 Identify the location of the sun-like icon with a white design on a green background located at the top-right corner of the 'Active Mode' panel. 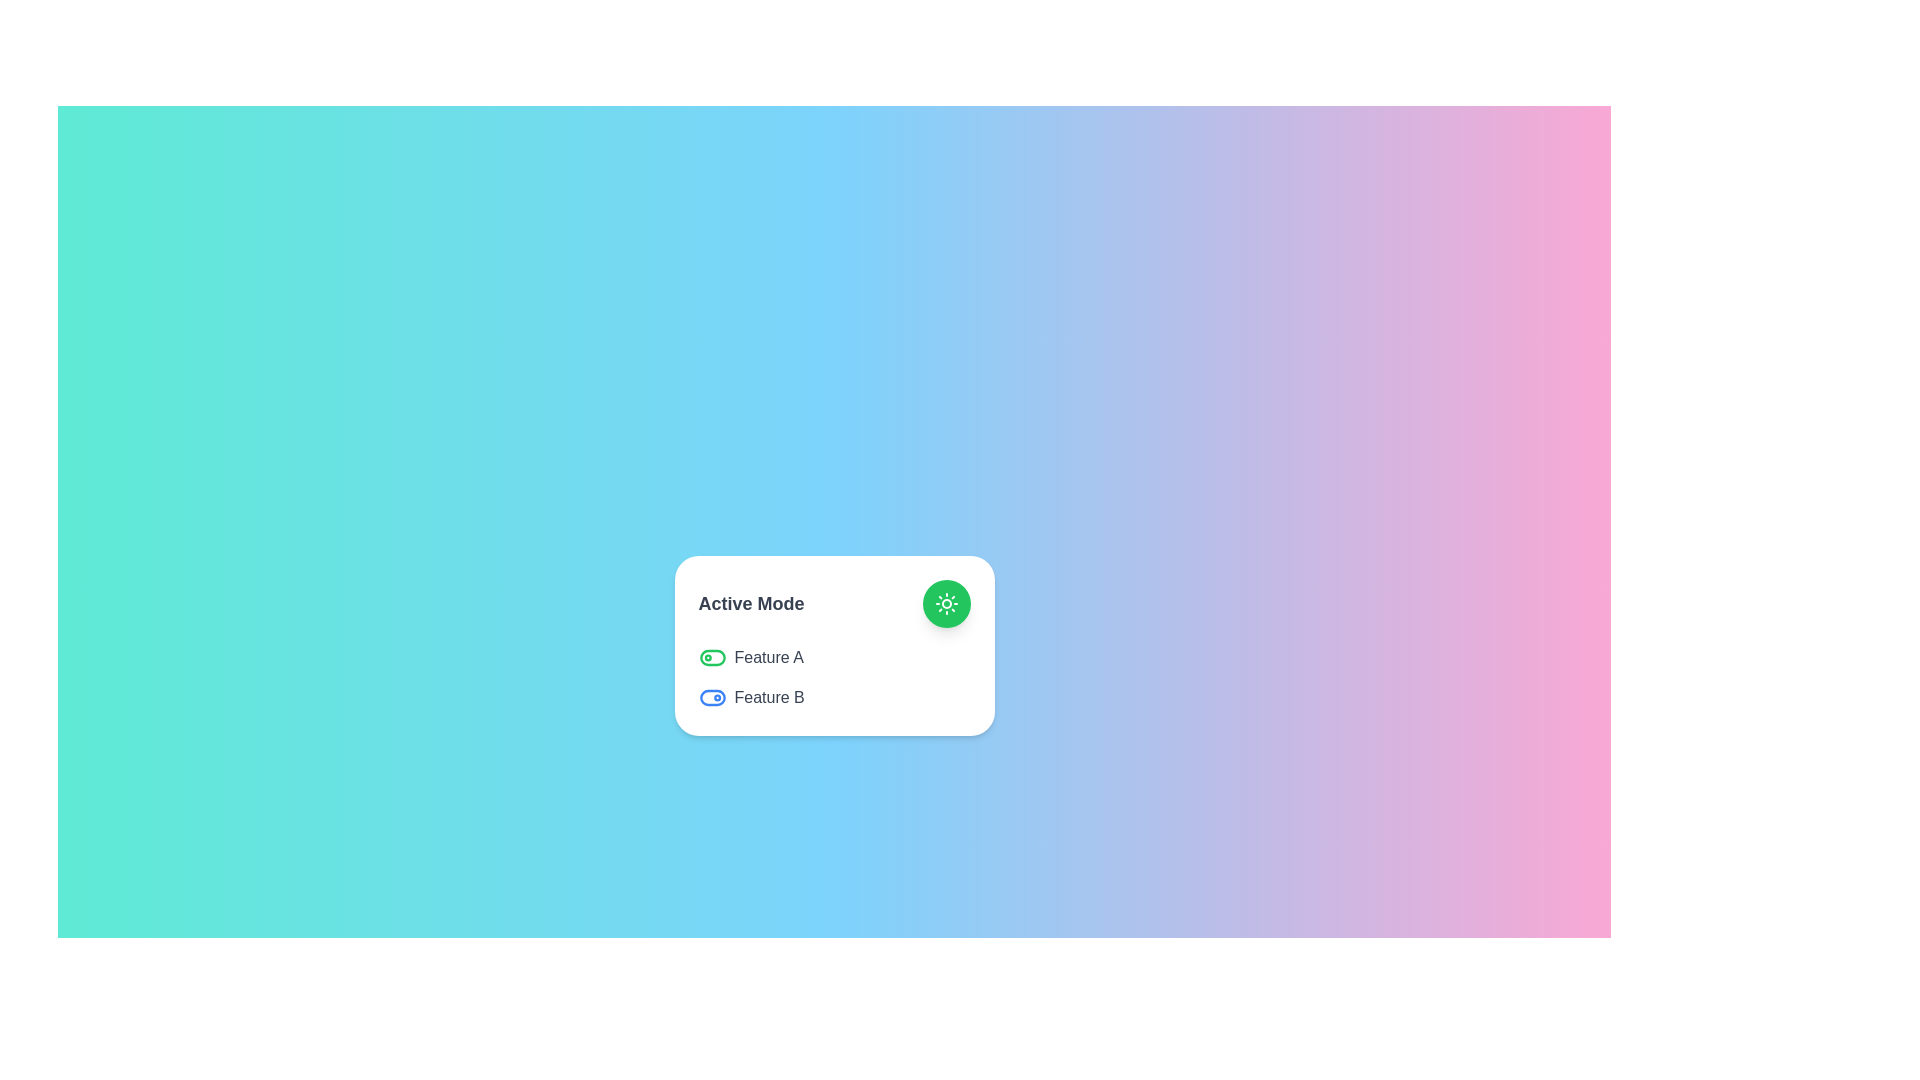
(945, 603).